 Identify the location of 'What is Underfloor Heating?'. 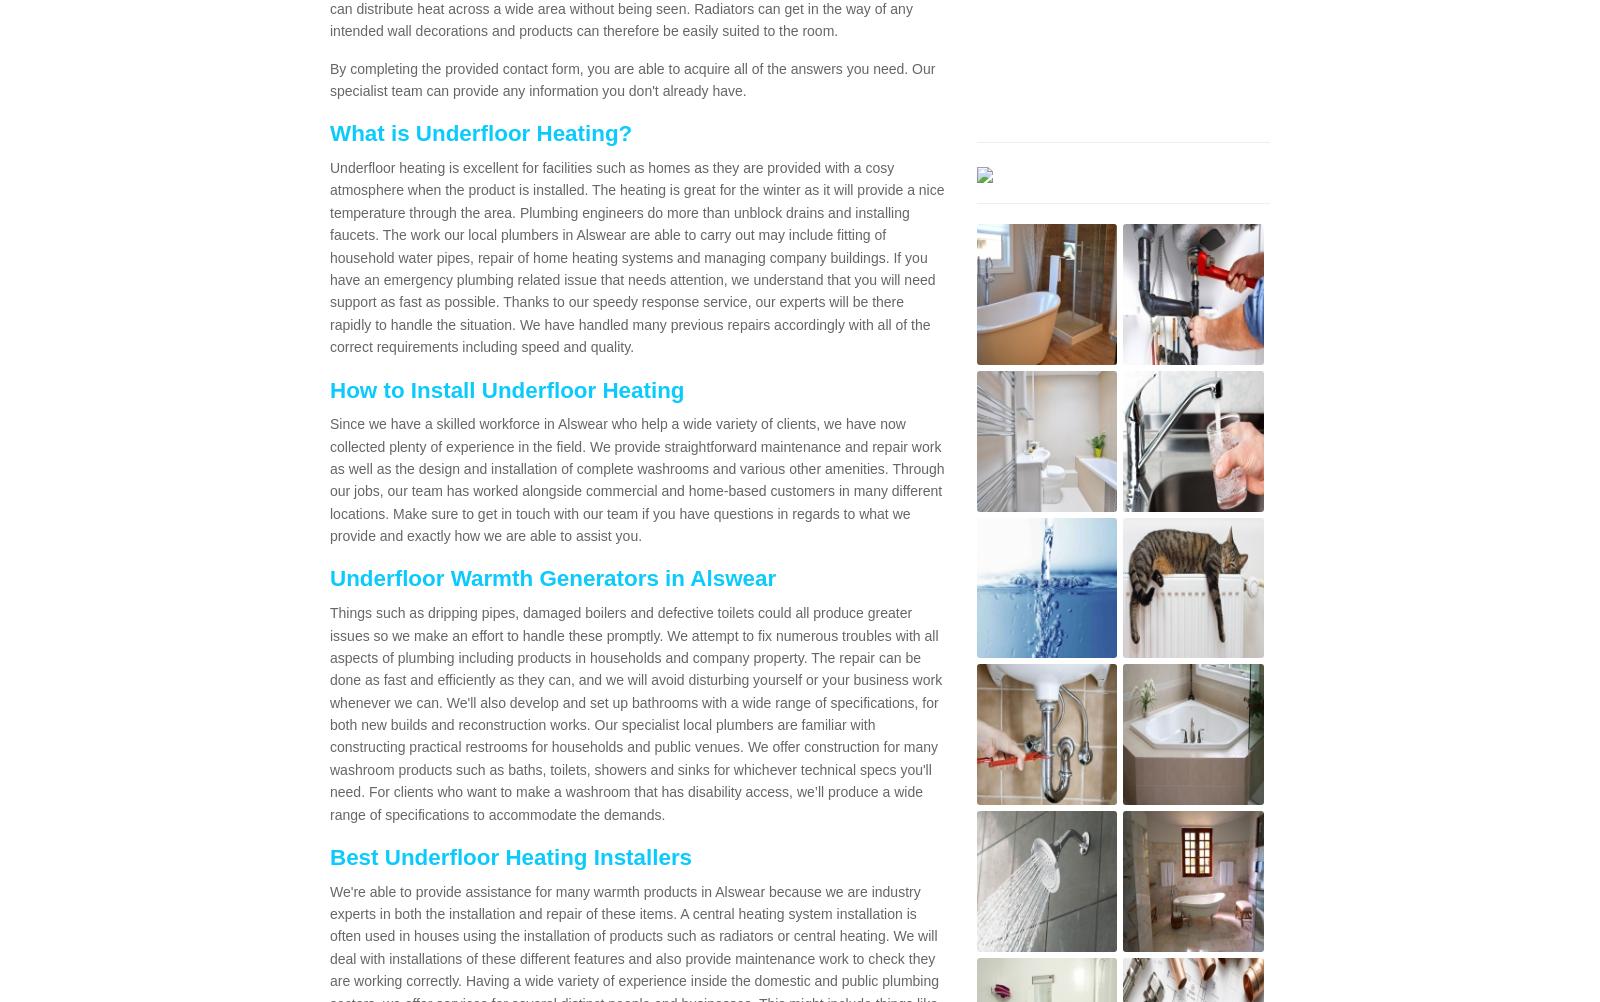
(479, 132).